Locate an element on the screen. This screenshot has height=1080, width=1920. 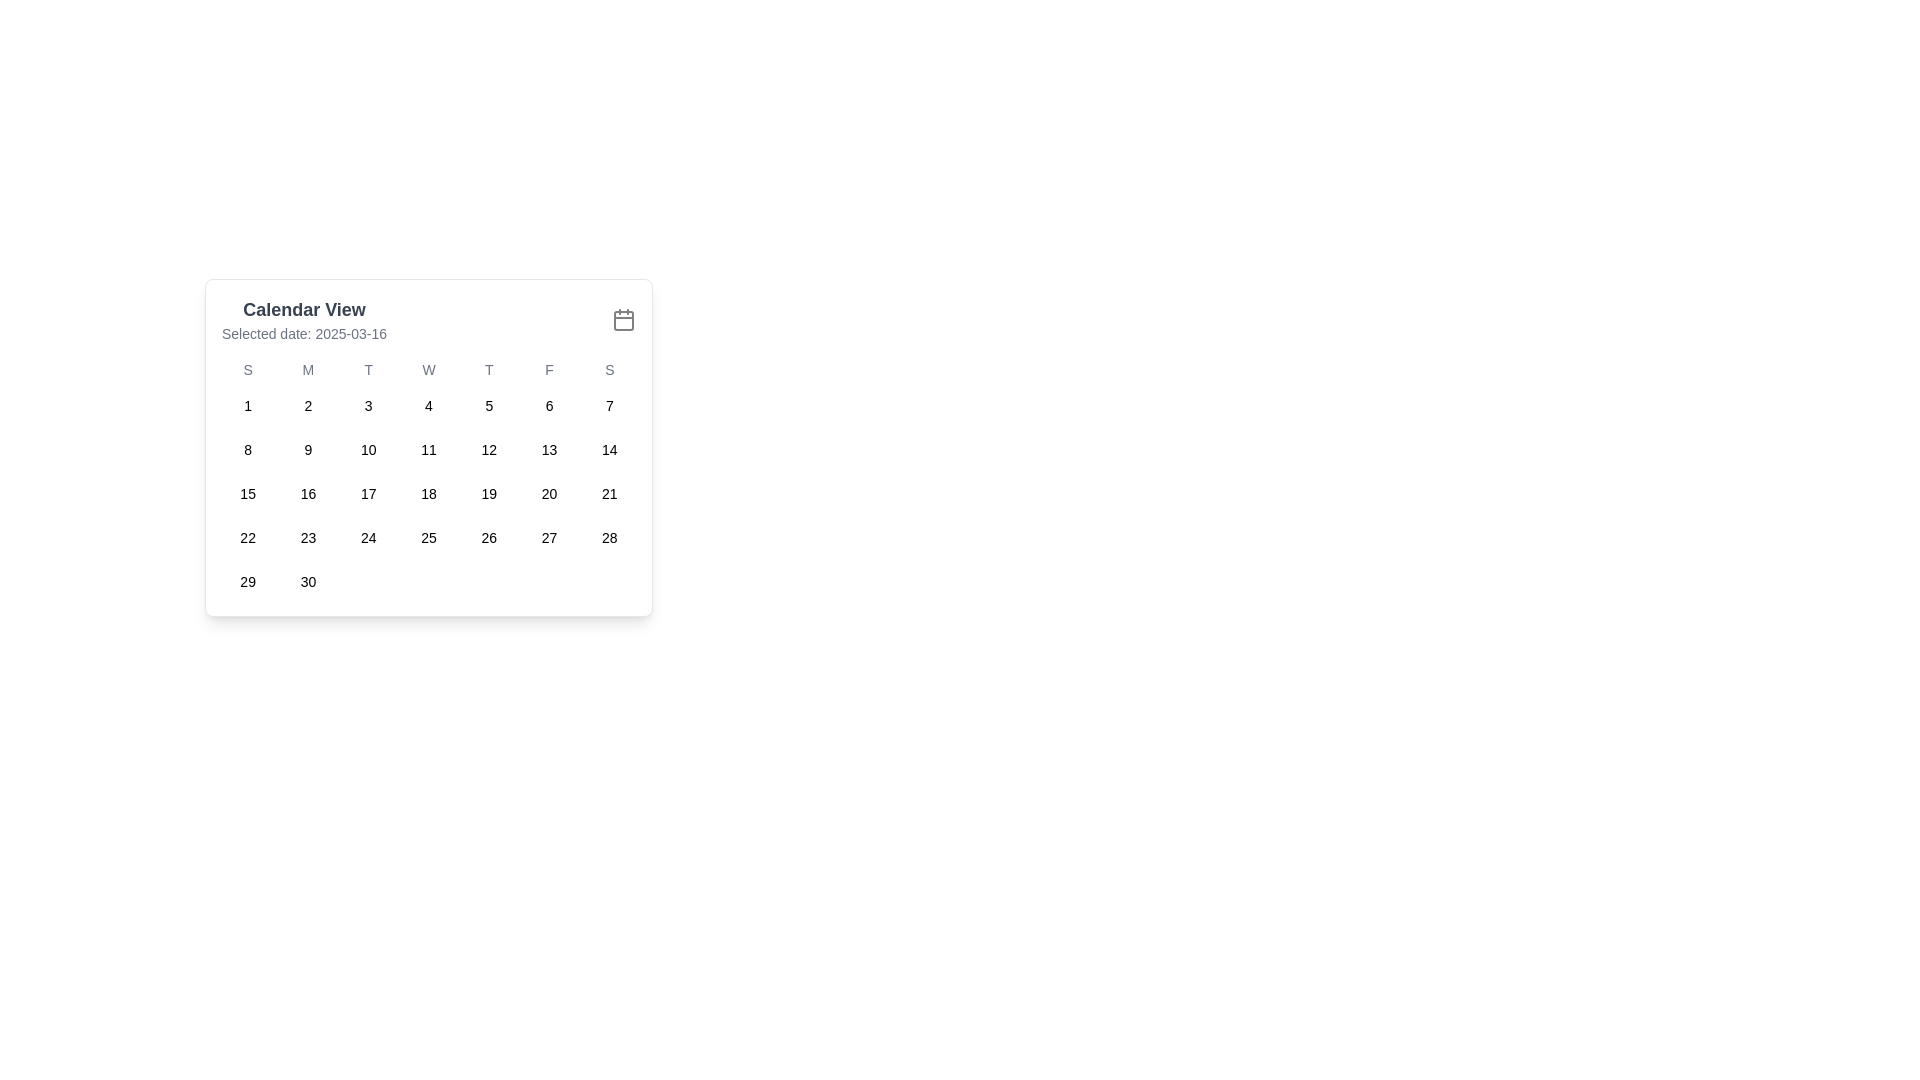
the calendar icon located in the top-right corner of the 'Calendar View' block, which is aligned with the 'Calendar View' text above is located at coordinates (623, 319).